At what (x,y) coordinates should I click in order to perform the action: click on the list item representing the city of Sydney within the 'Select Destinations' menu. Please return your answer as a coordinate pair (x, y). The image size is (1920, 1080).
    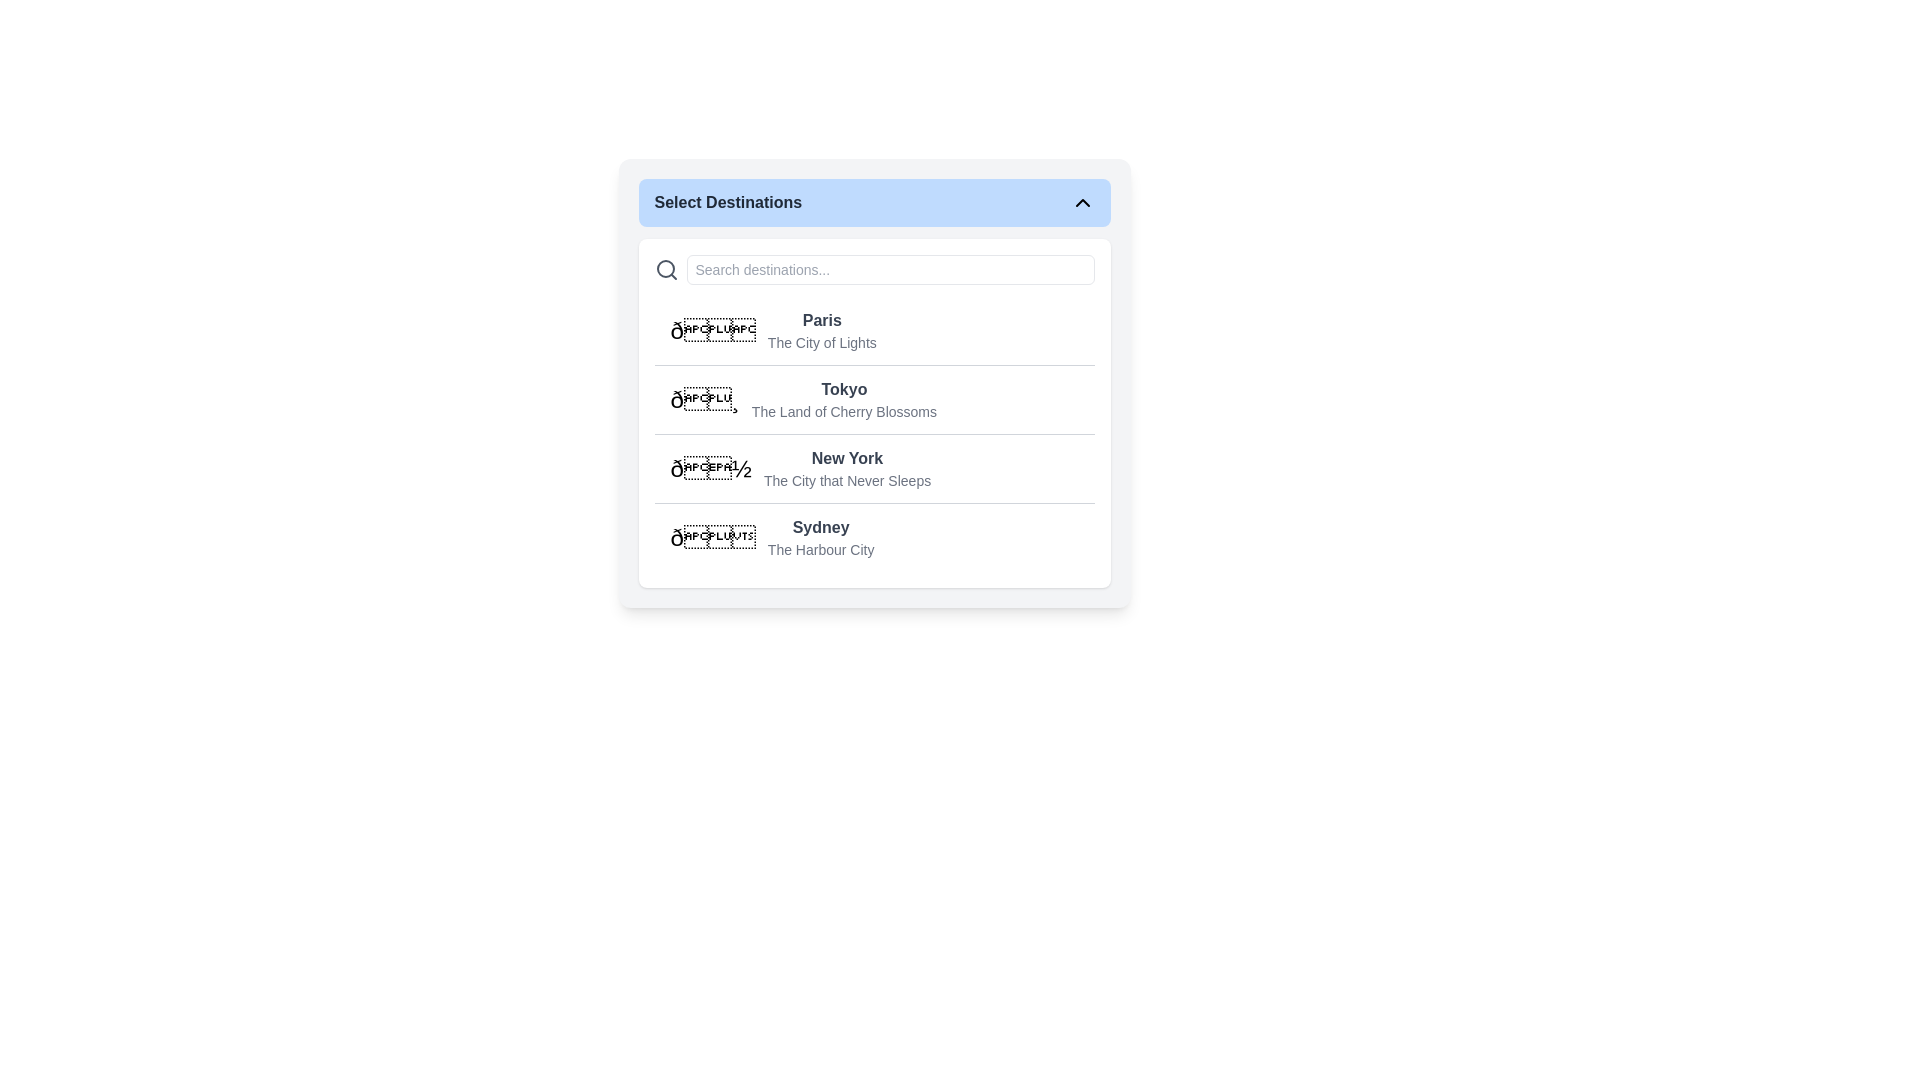
    Looking at the image, I should click on (771, 536).